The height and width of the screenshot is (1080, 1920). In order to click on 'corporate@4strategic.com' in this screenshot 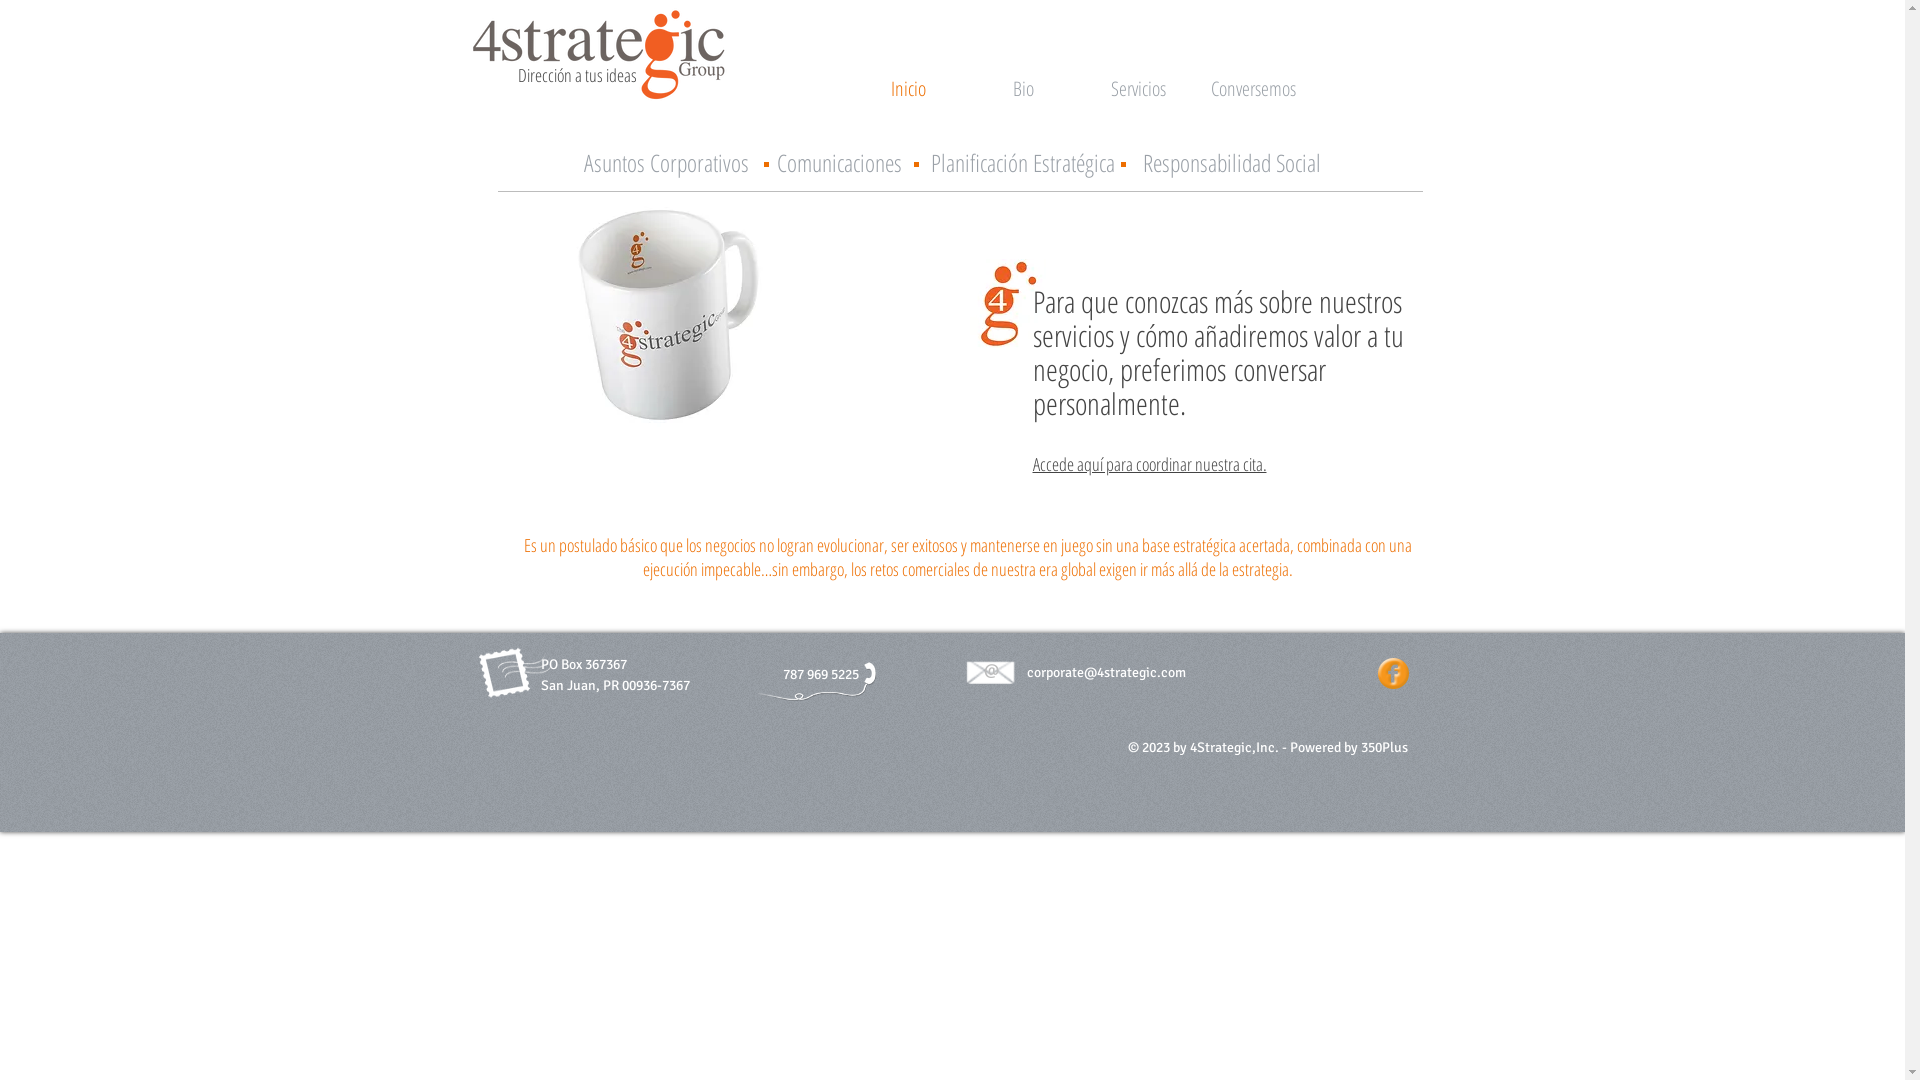, I will do `click(1104, 668)`.